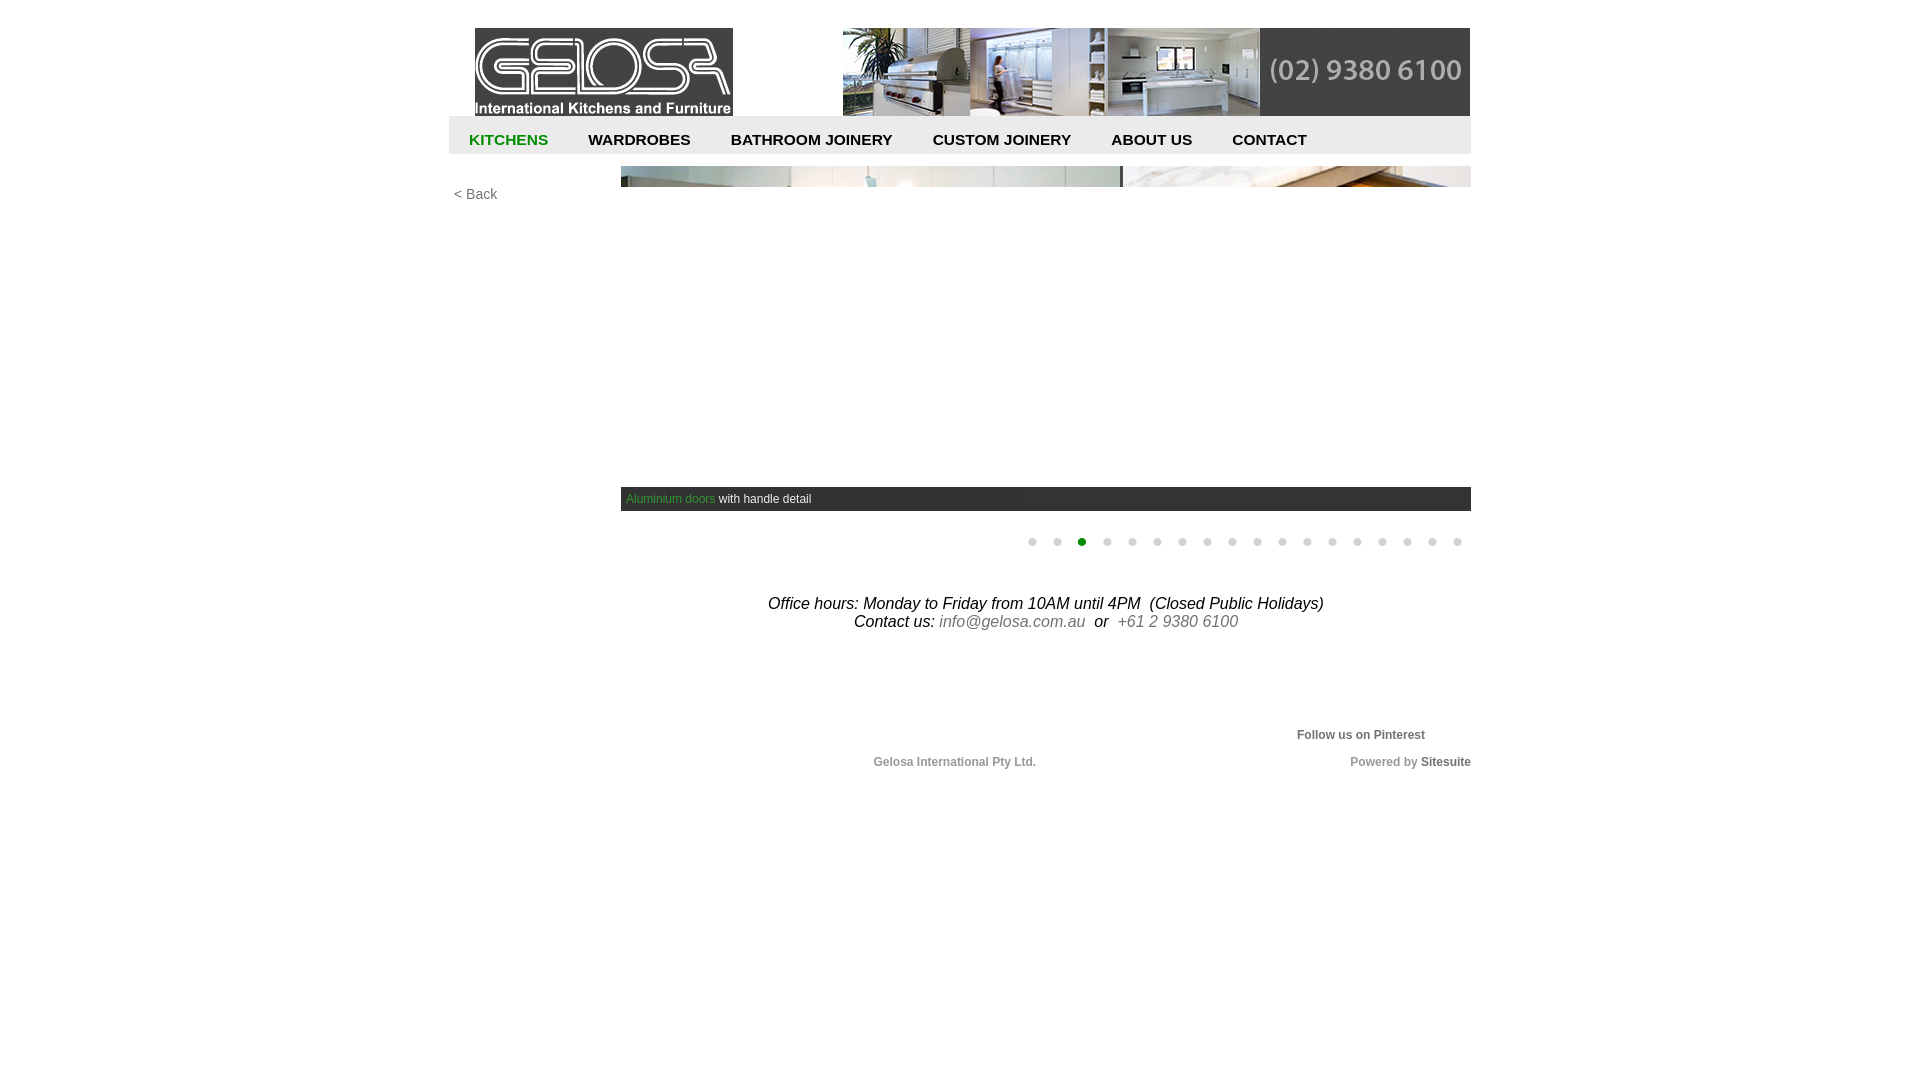  Describe the element at coordinates (1268, 144) in the screenshot. I see `'CONTACT'` at that location.